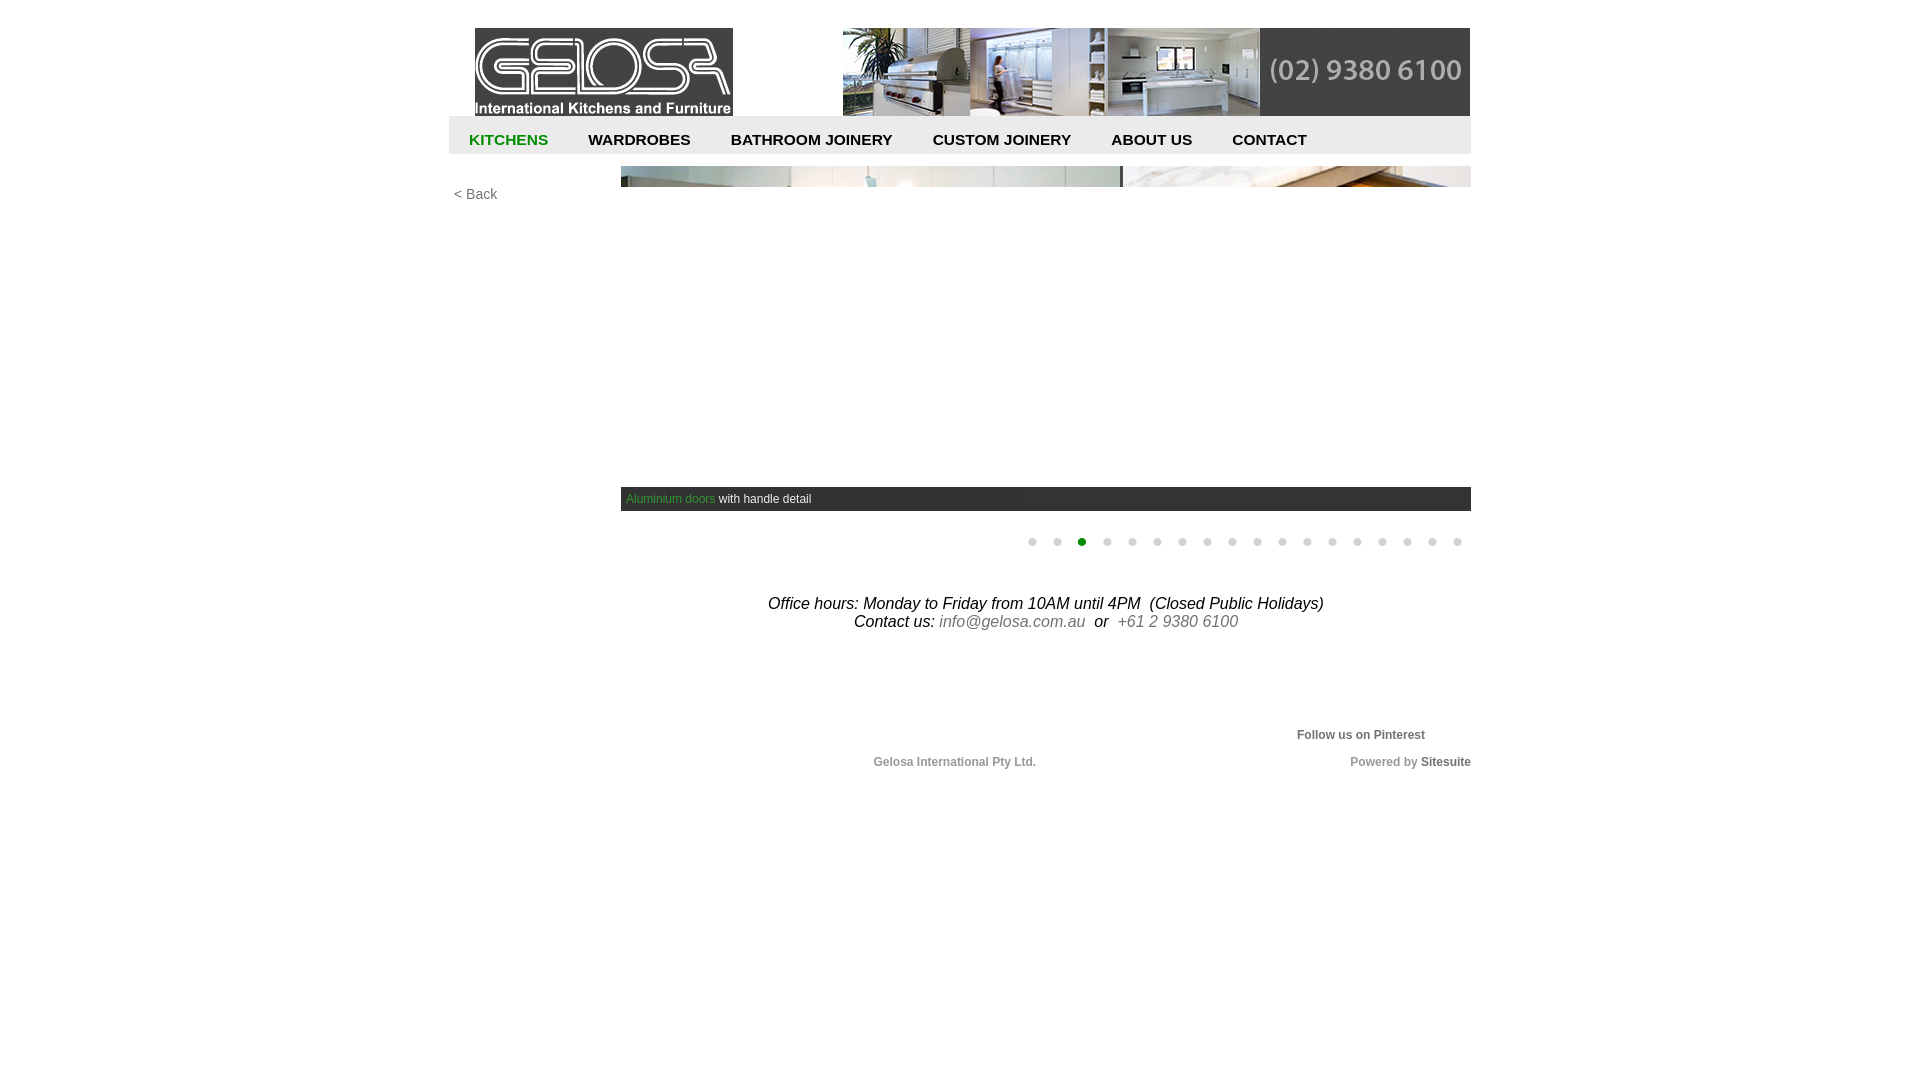  Describe the element at coordinates (1268, 144) in the screenshot. I see `'CONTACT'` at that location.